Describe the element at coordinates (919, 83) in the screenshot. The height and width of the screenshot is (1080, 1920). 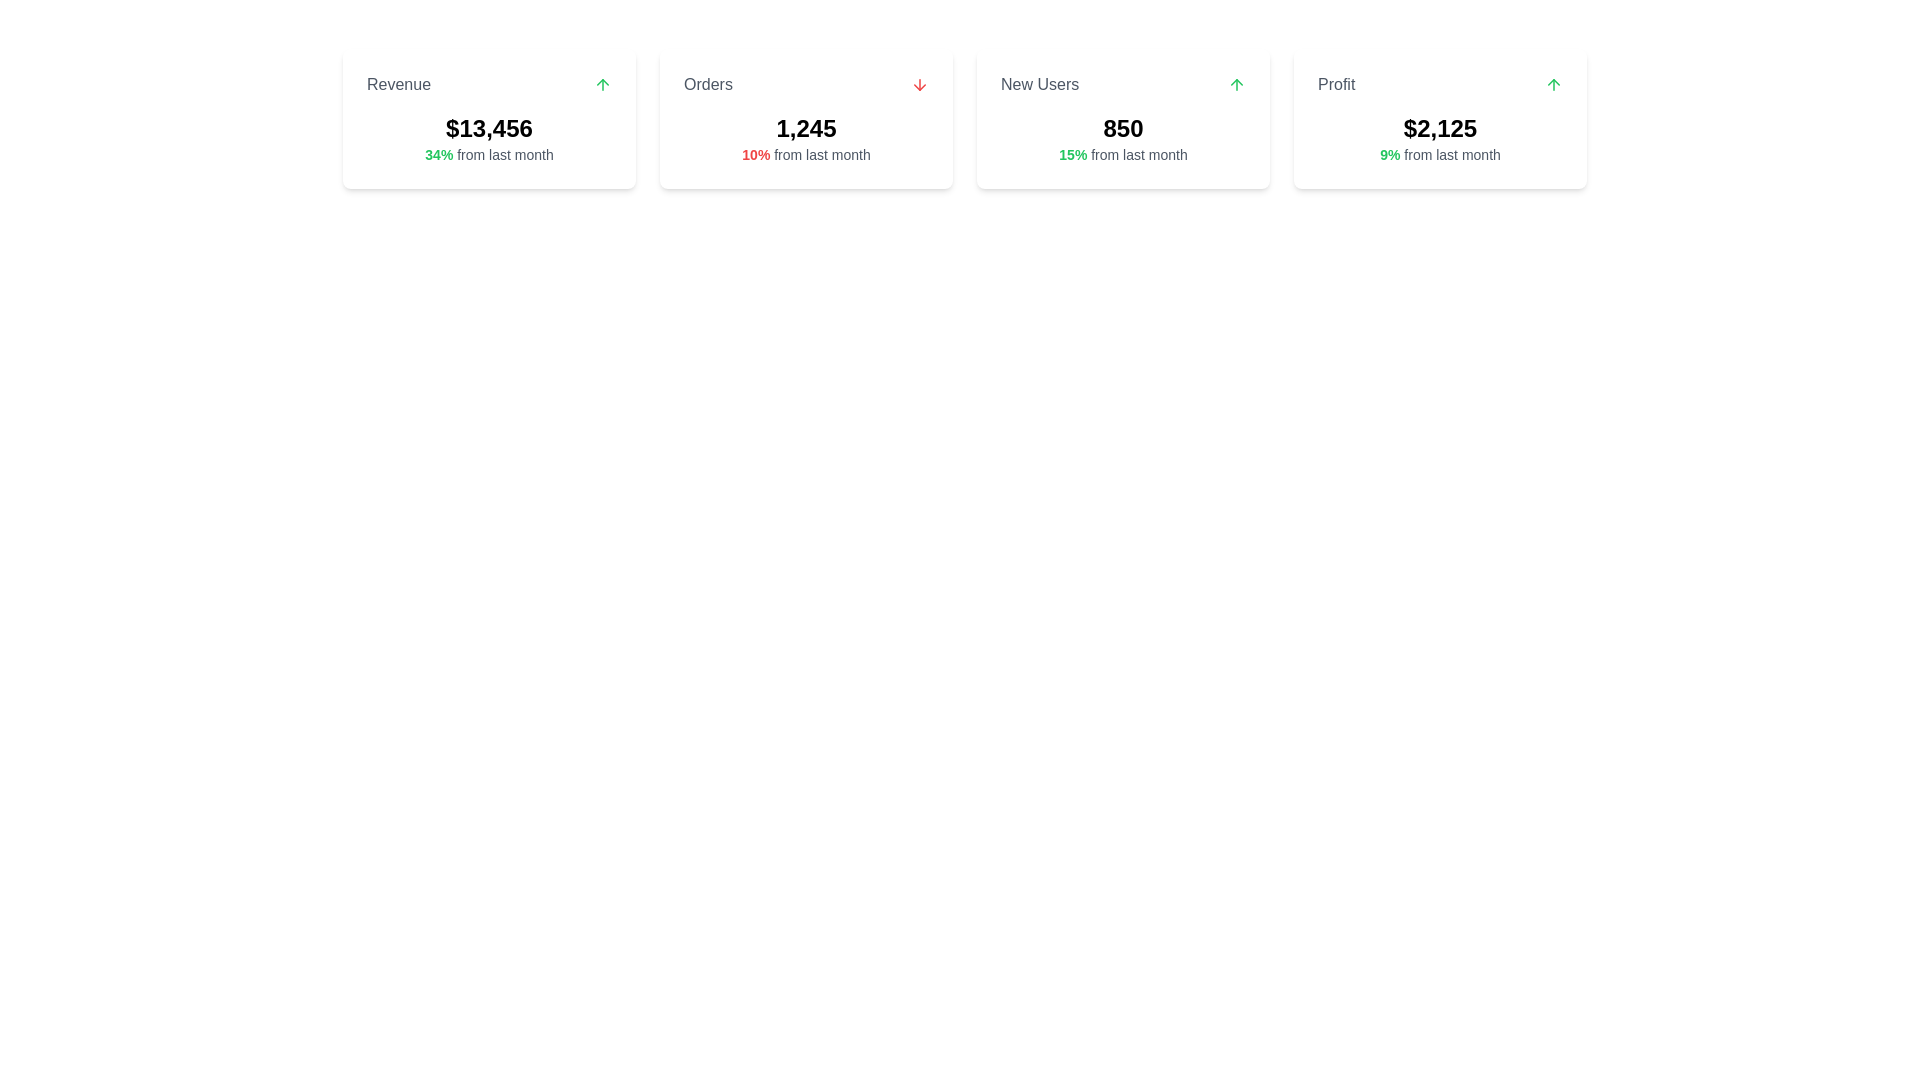
I see `the downward arrow icon located to the right of the 'Orders' text label within the card component in the 'Orders' section` at that location.